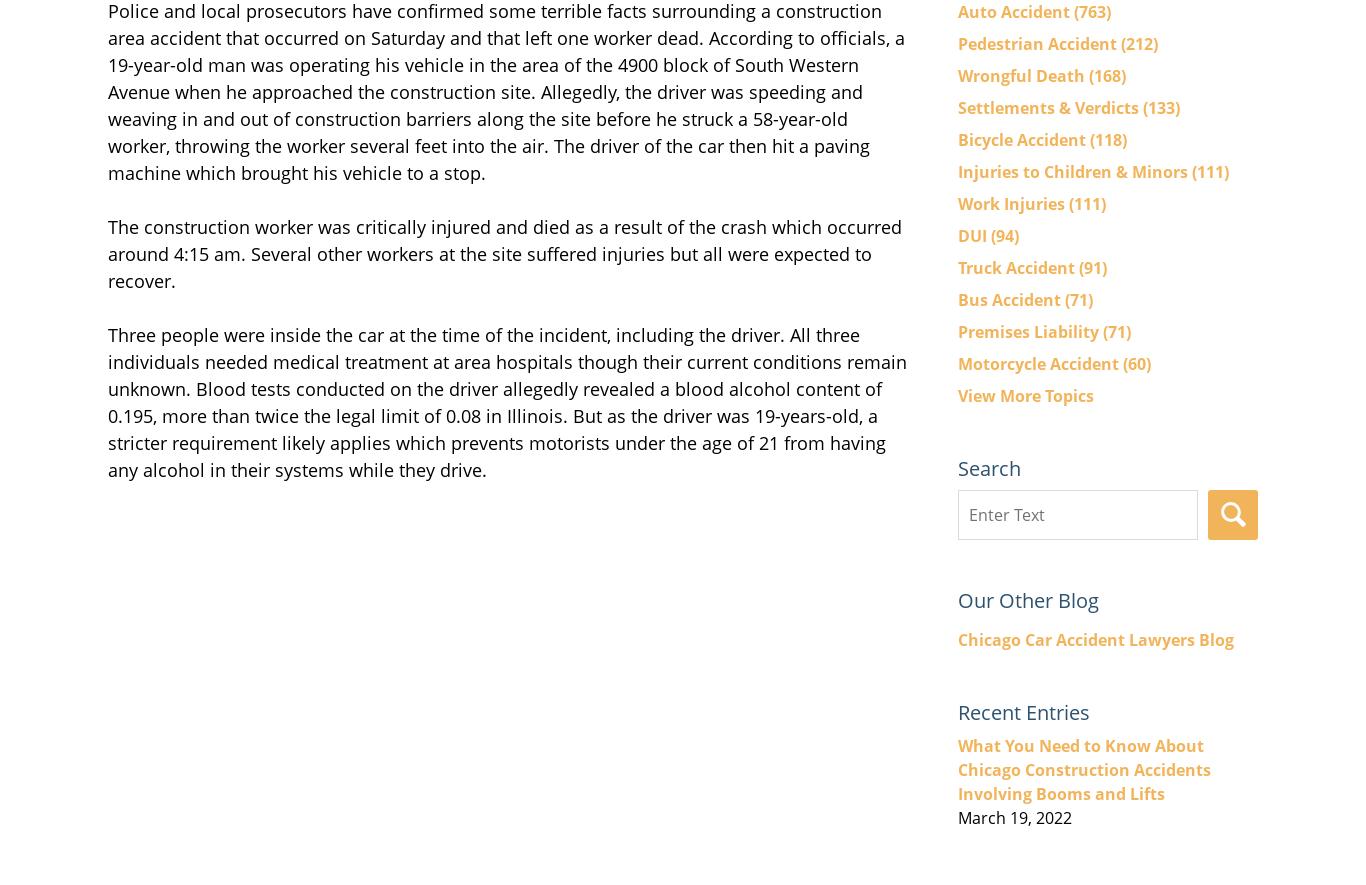 The height and width of the screenshot is (885, 1366). What do you see at coordinates (1023, 138) in the screenshot?
I see `'Bicycle Accident'` at bounding box center [1023, 138].